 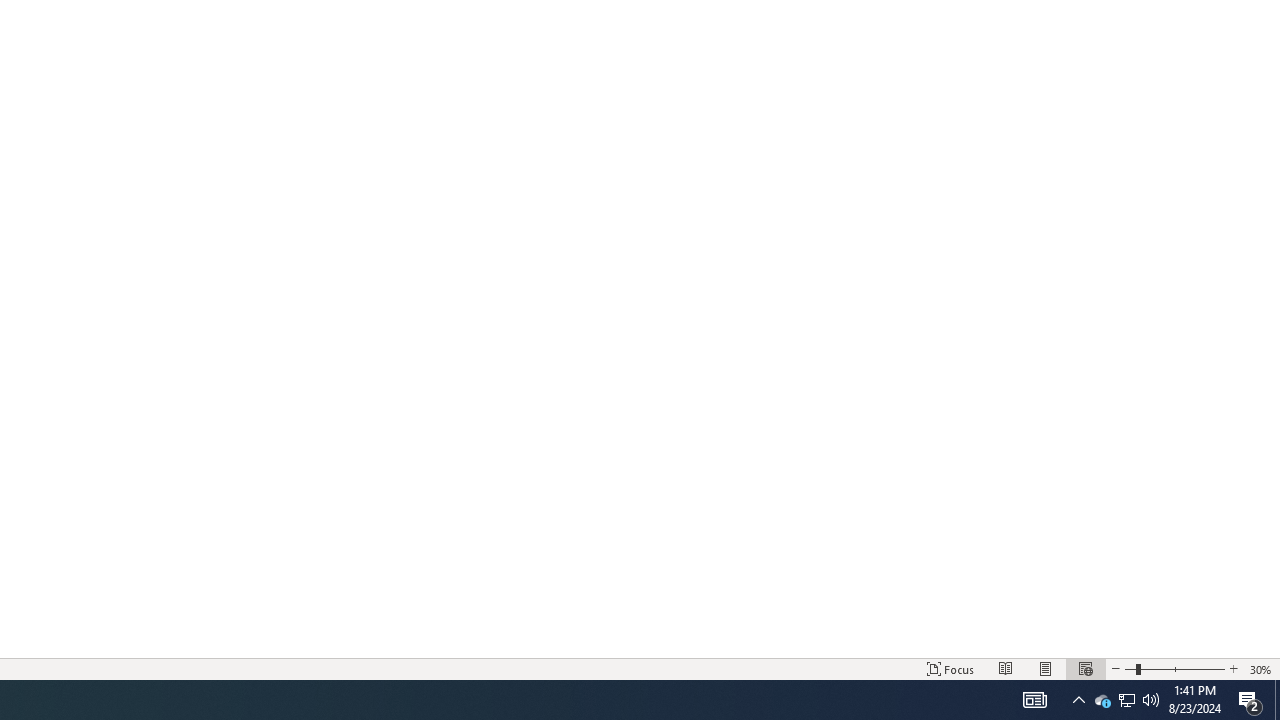 I want to click on 'Print Layout', so click(x=1045, y=669).